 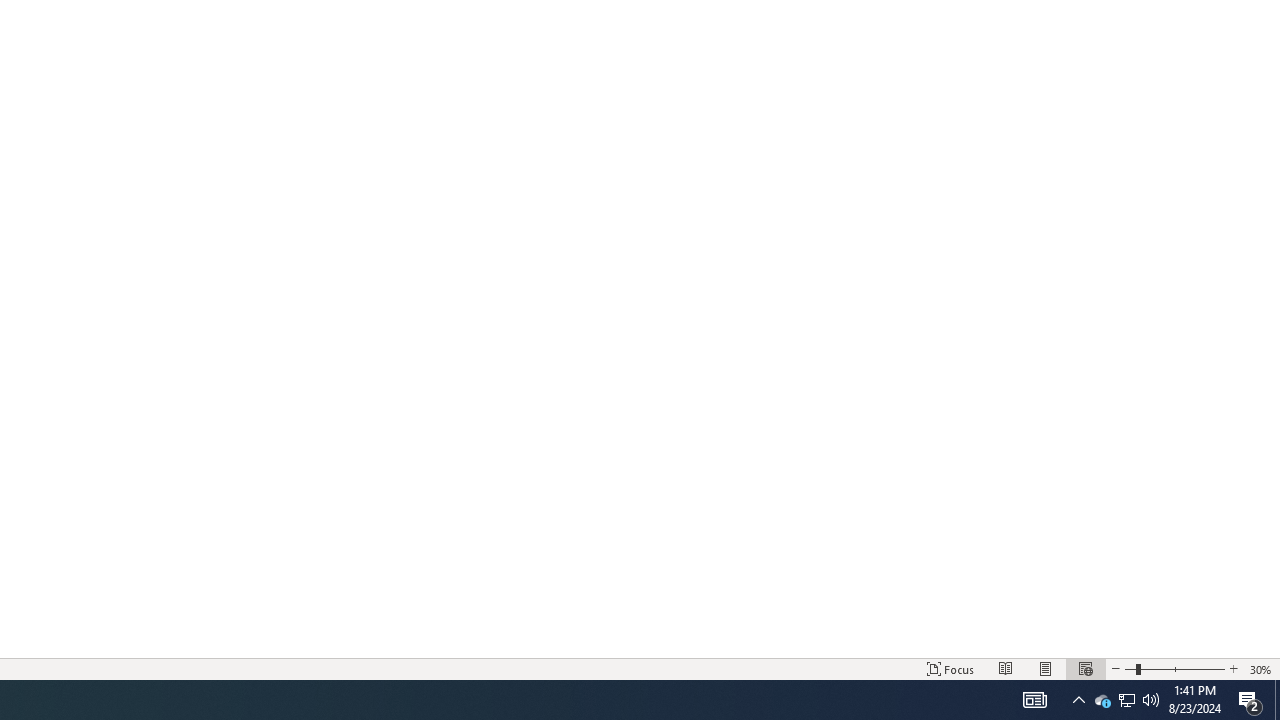 I want to click on 'Print Layout', so click(x=1045, y=669).